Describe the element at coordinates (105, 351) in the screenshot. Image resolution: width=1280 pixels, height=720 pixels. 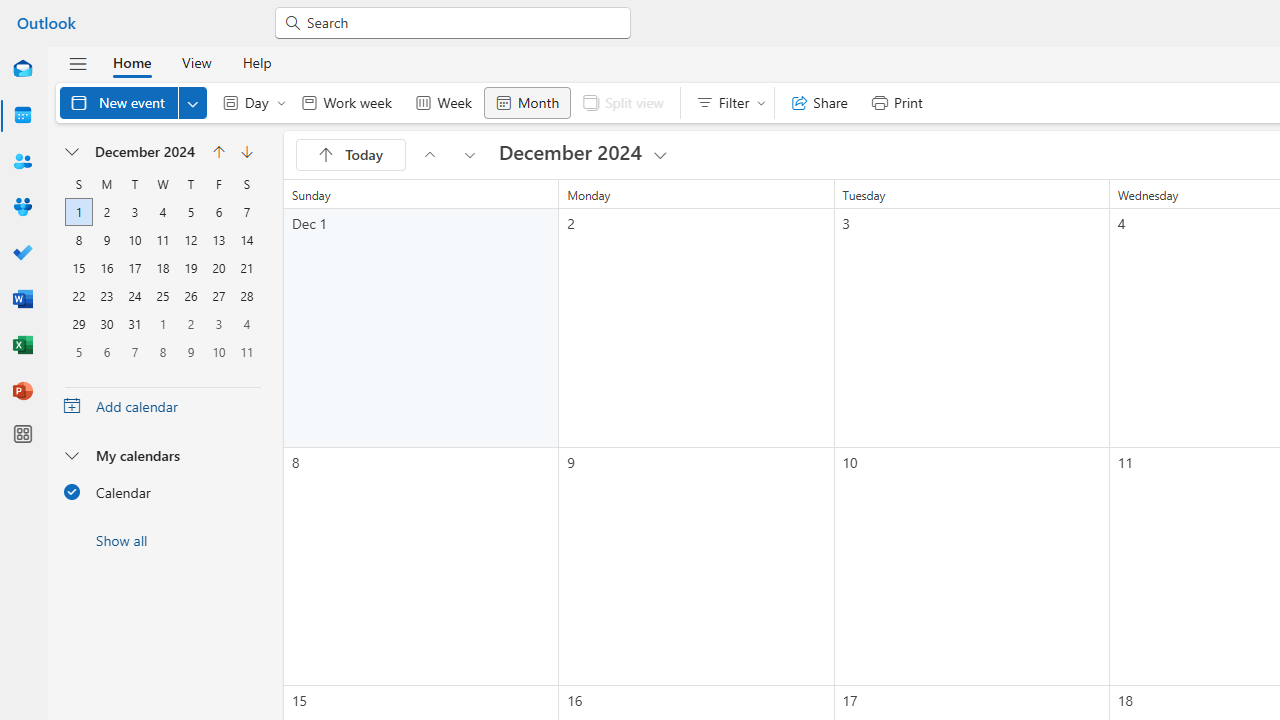
I see `'6, January, 2025'` at that location.